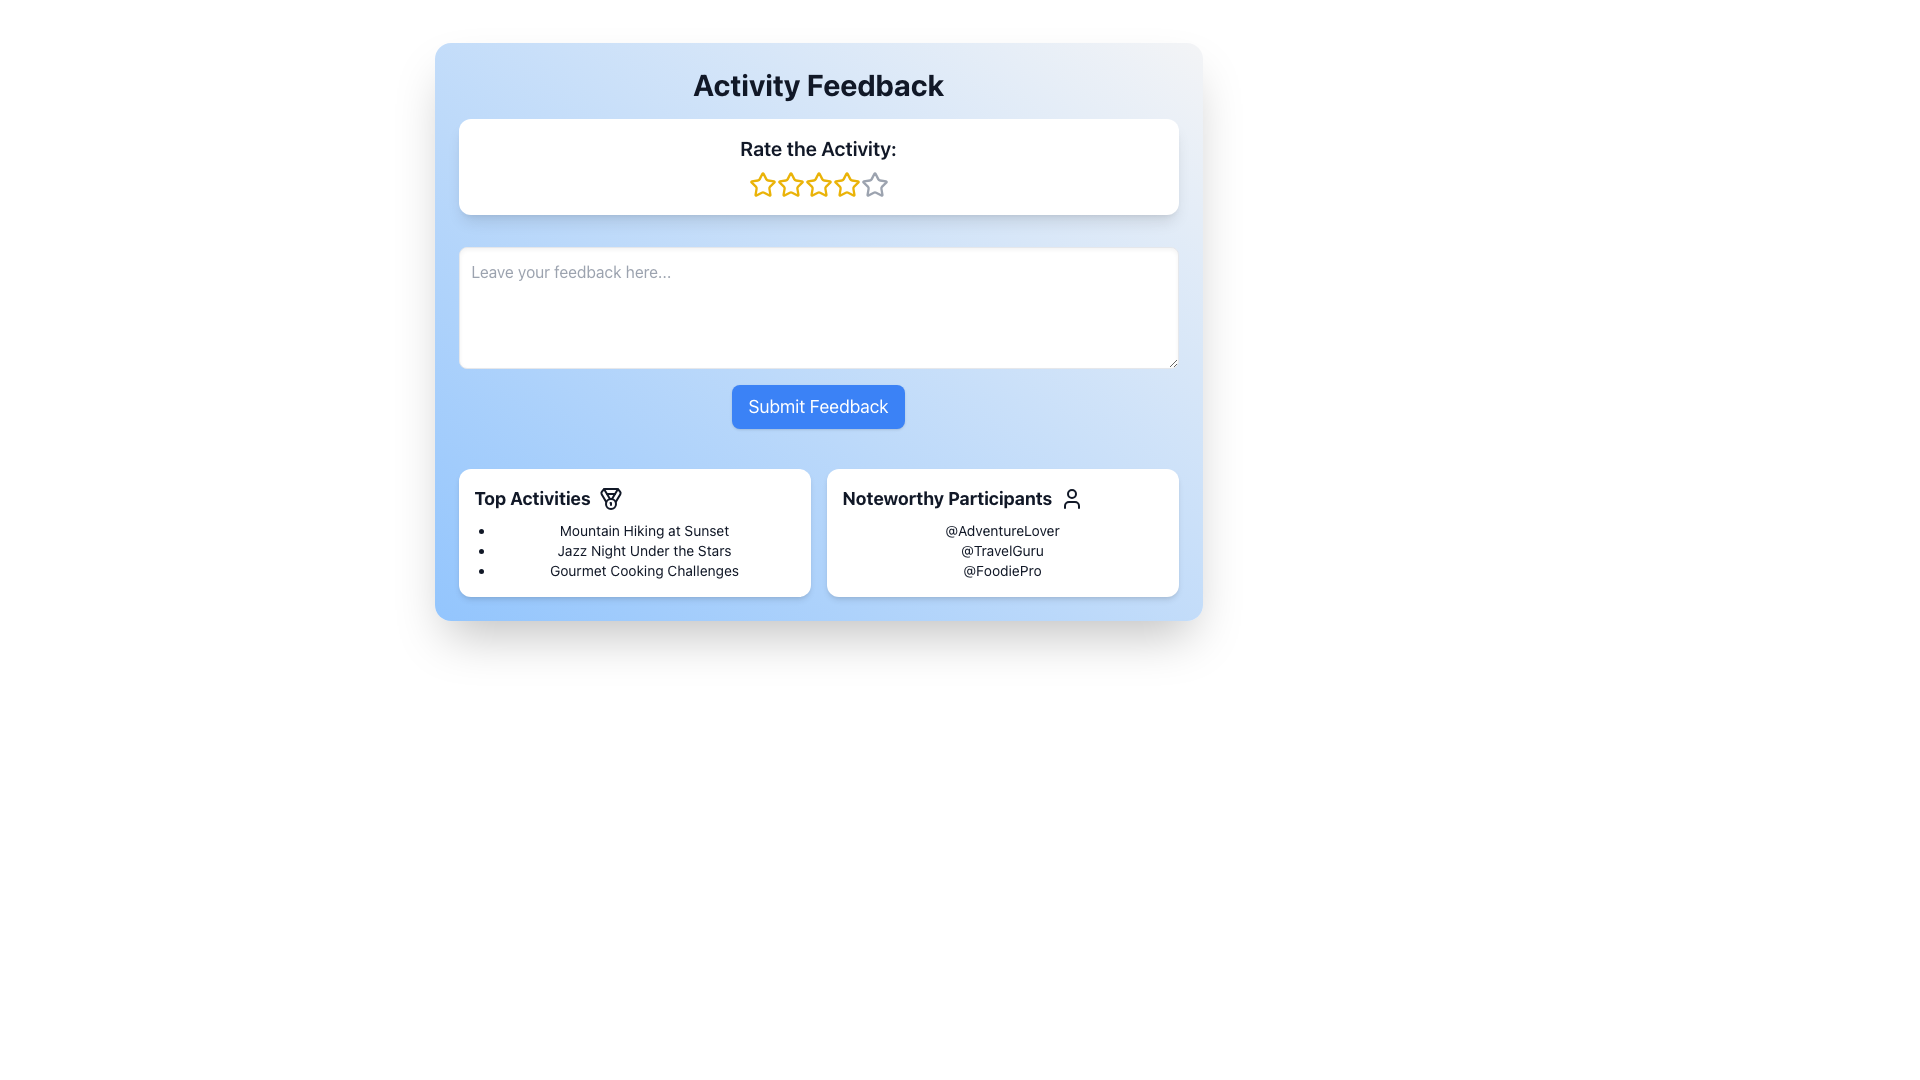 The width and height of the screenshot is (1920, 1080). What do you see at coordinates (874, 185) in the screenshot?
I see `the fifth star in the rating control to provide feedback for the activity` at bounding box center [874, 185].